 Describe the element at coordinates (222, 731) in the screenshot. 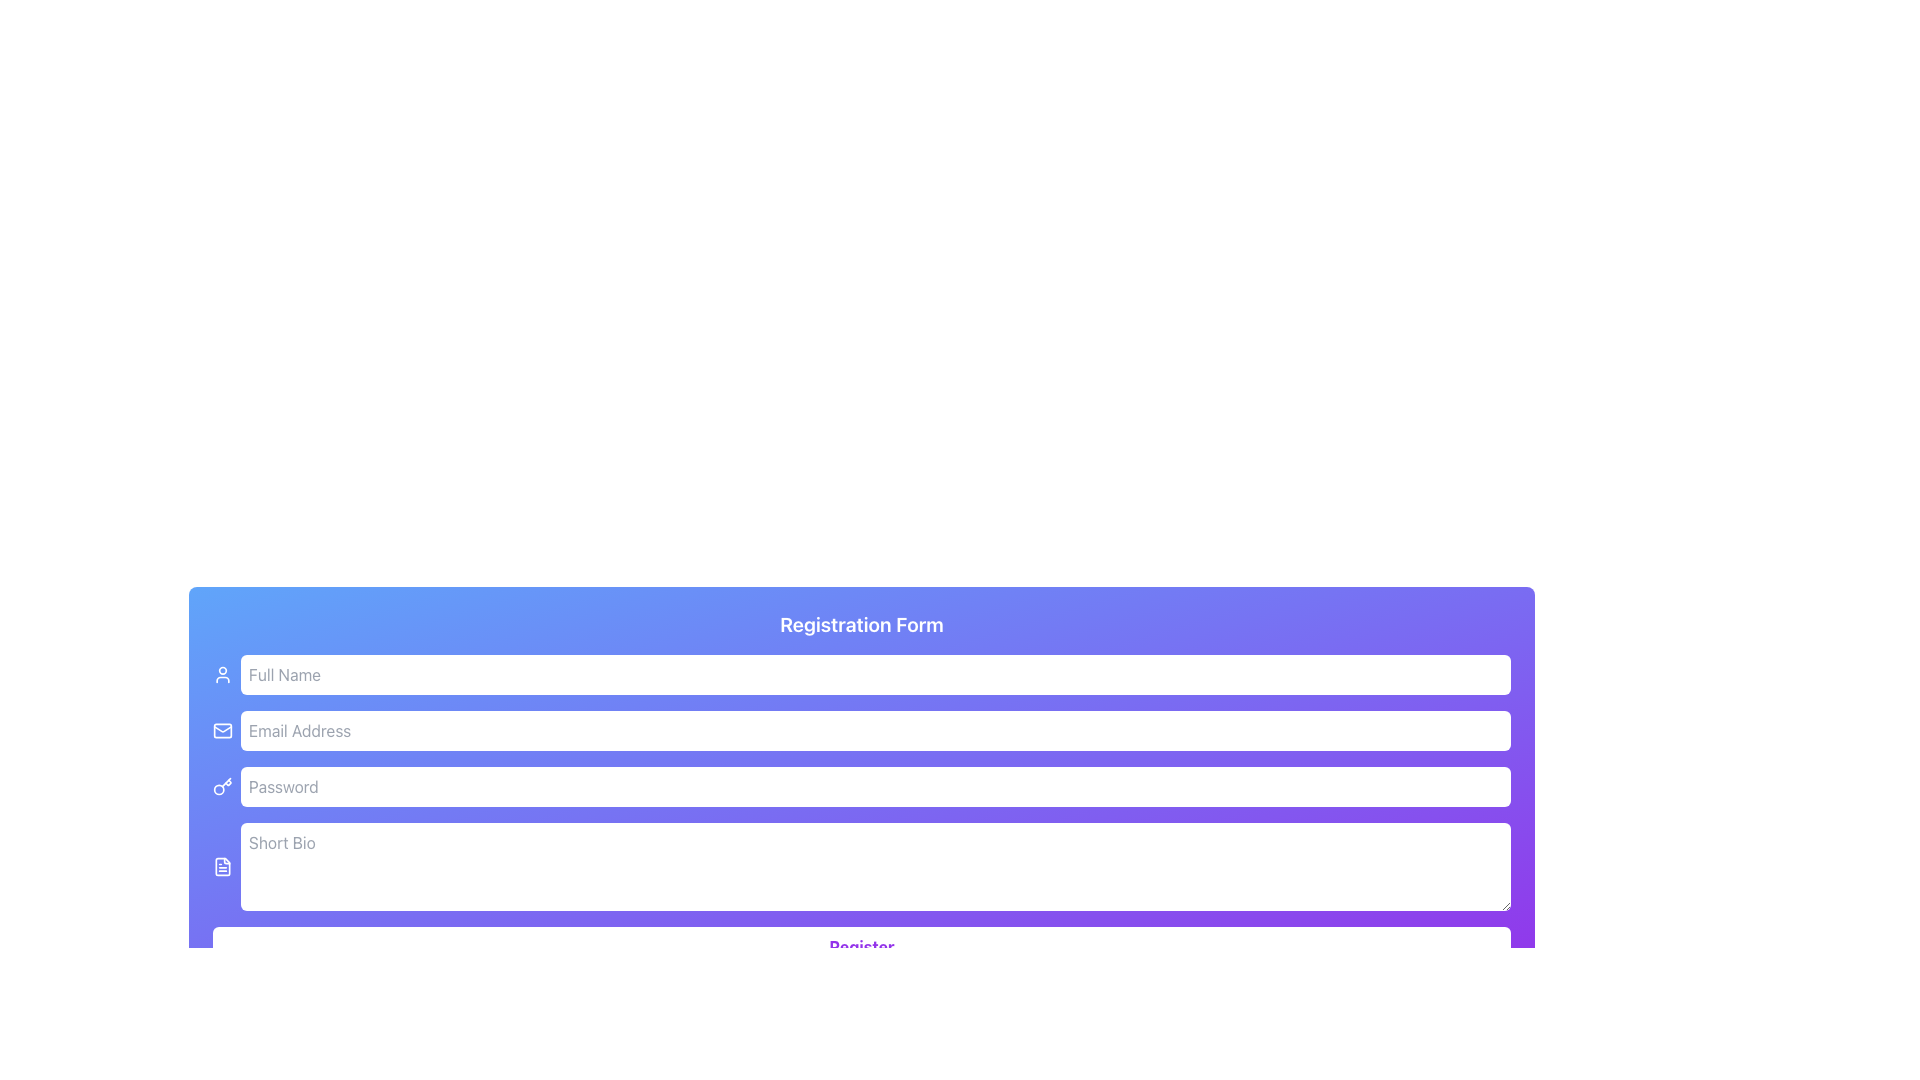

I see `the small mail icon styled in light-colored line art, located within the input field row labeled 'Email Address', on its left side` at that location.